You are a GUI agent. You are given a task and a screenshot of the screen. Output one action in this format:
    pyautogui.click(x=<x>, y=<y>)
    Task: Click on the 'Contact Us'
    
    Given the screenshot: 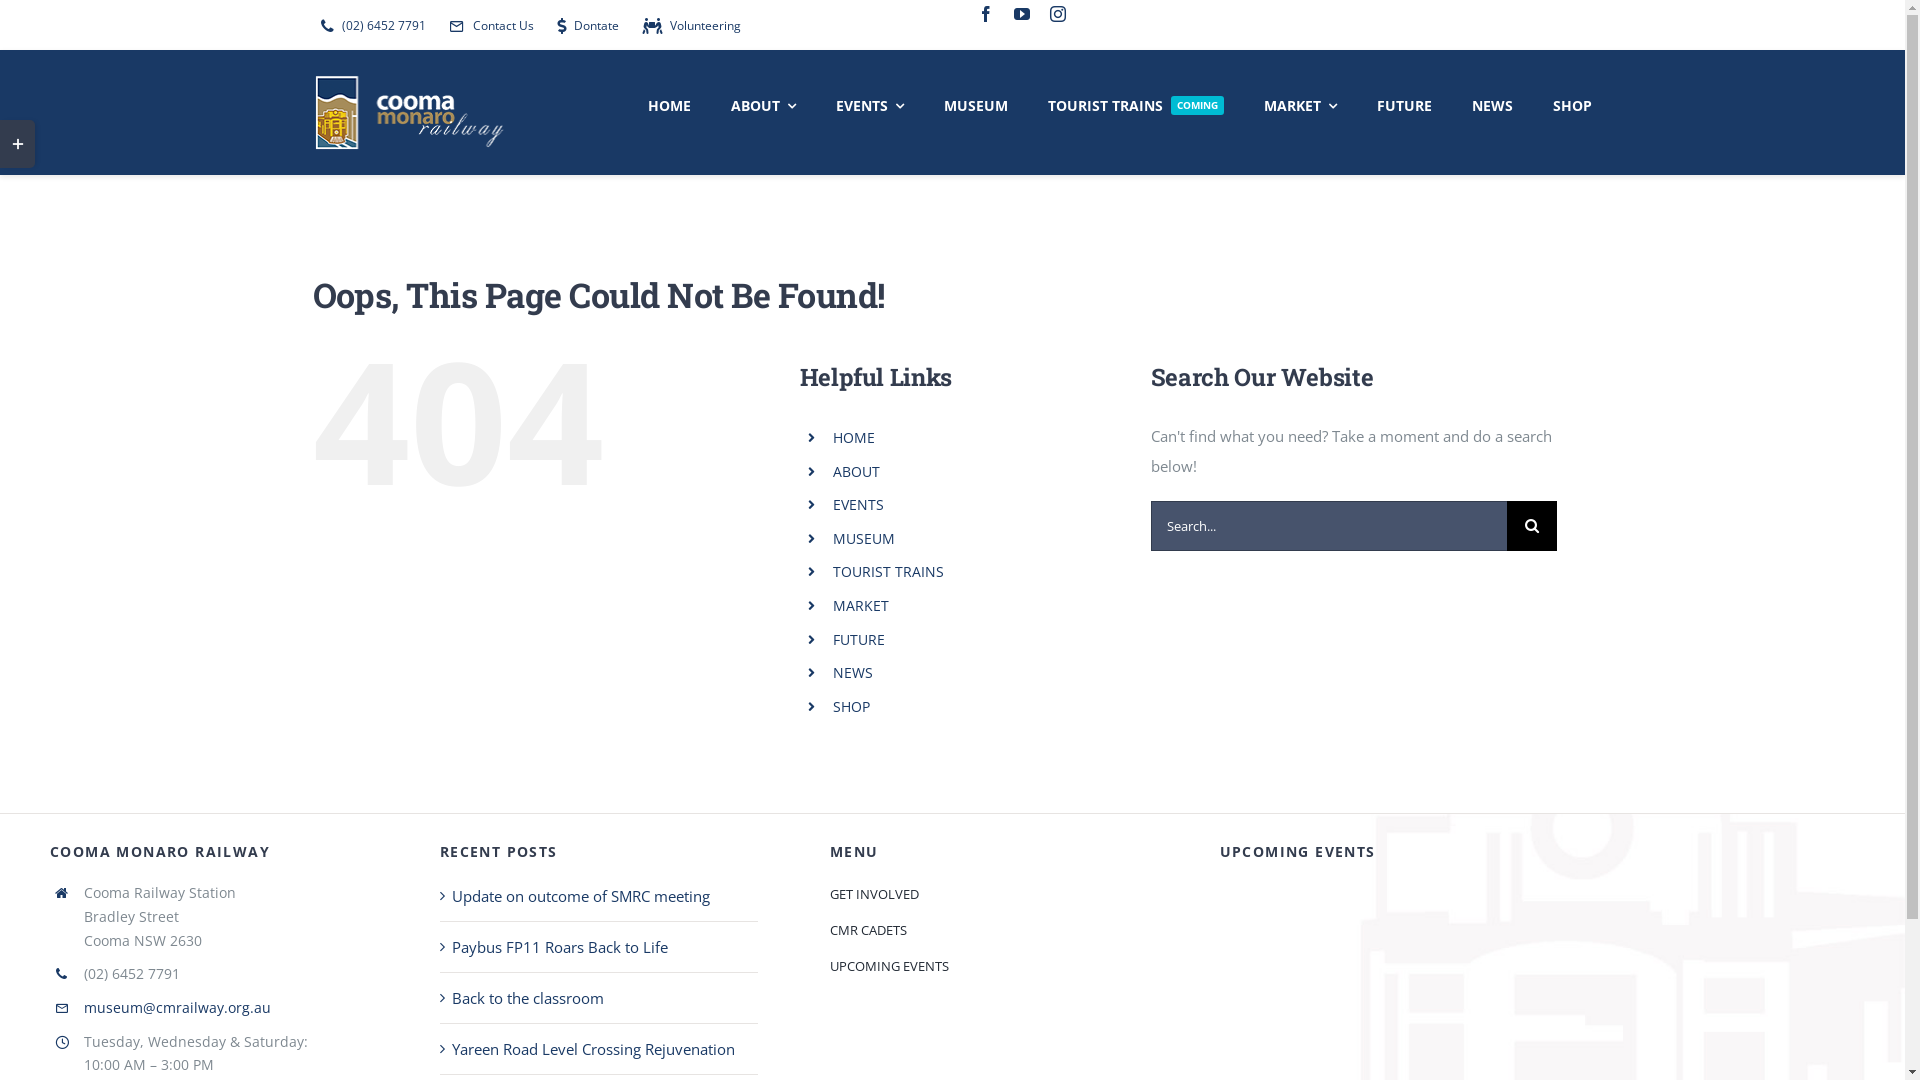 What is the action you would take?
    pyautogui.click(x=439, y=26)
    